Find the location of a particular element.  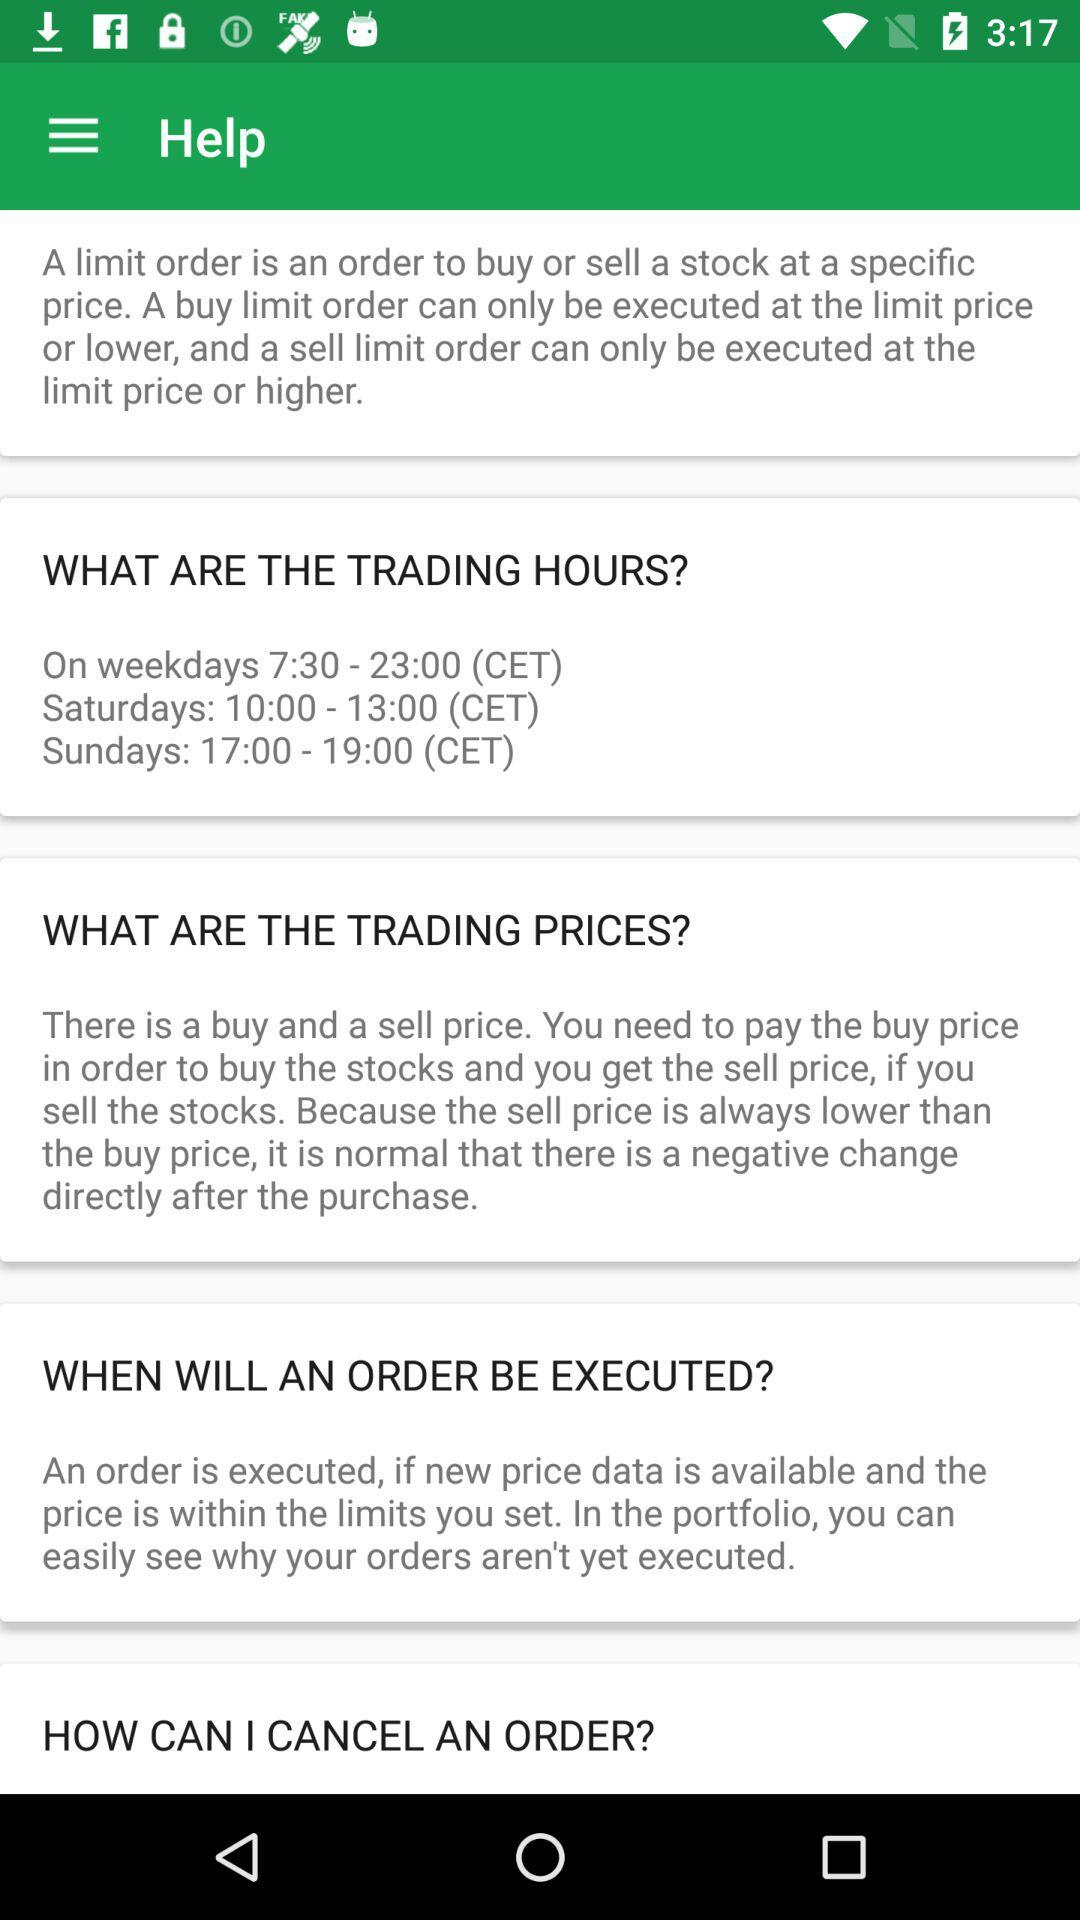

icon above what are the item is located at coordinates (540, 685).